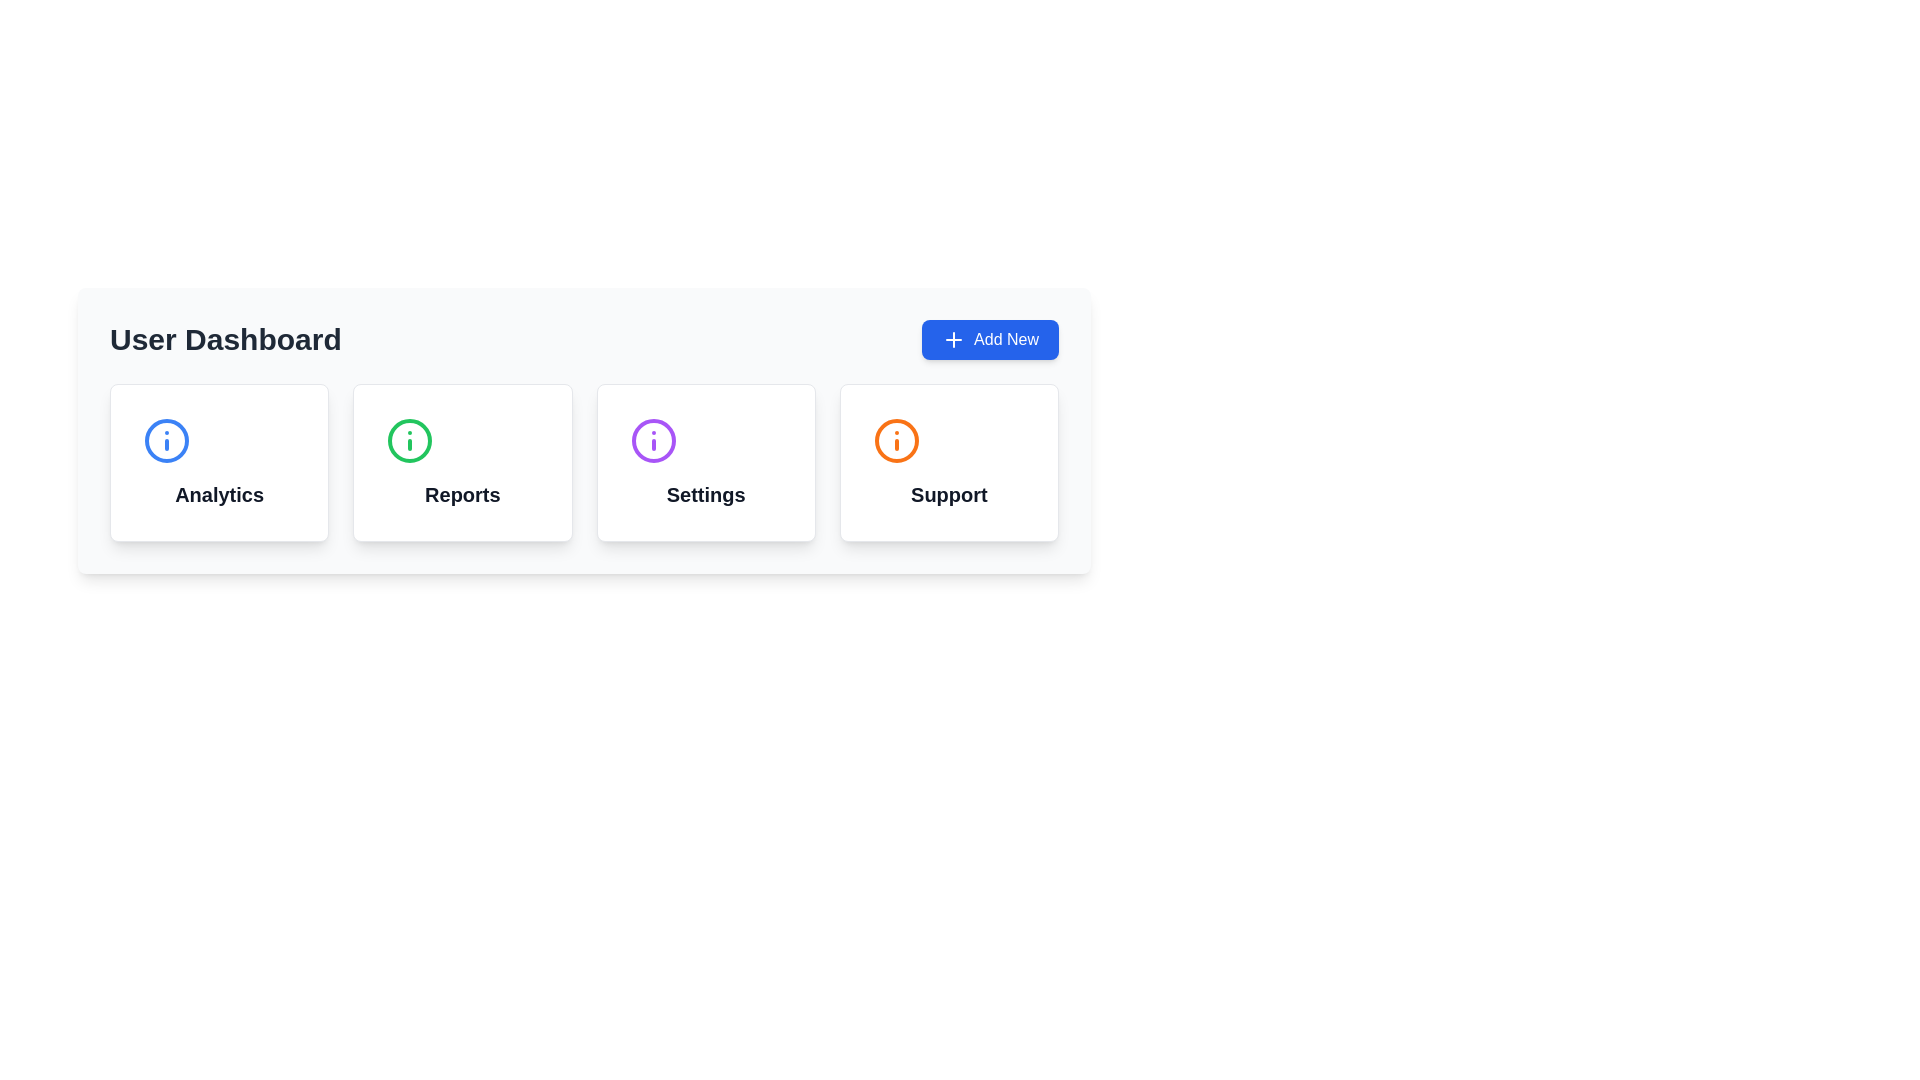 The height and width of the screenshot is (1080, 1920). I want to click on the informational SVG icon related, so click(653, 439).